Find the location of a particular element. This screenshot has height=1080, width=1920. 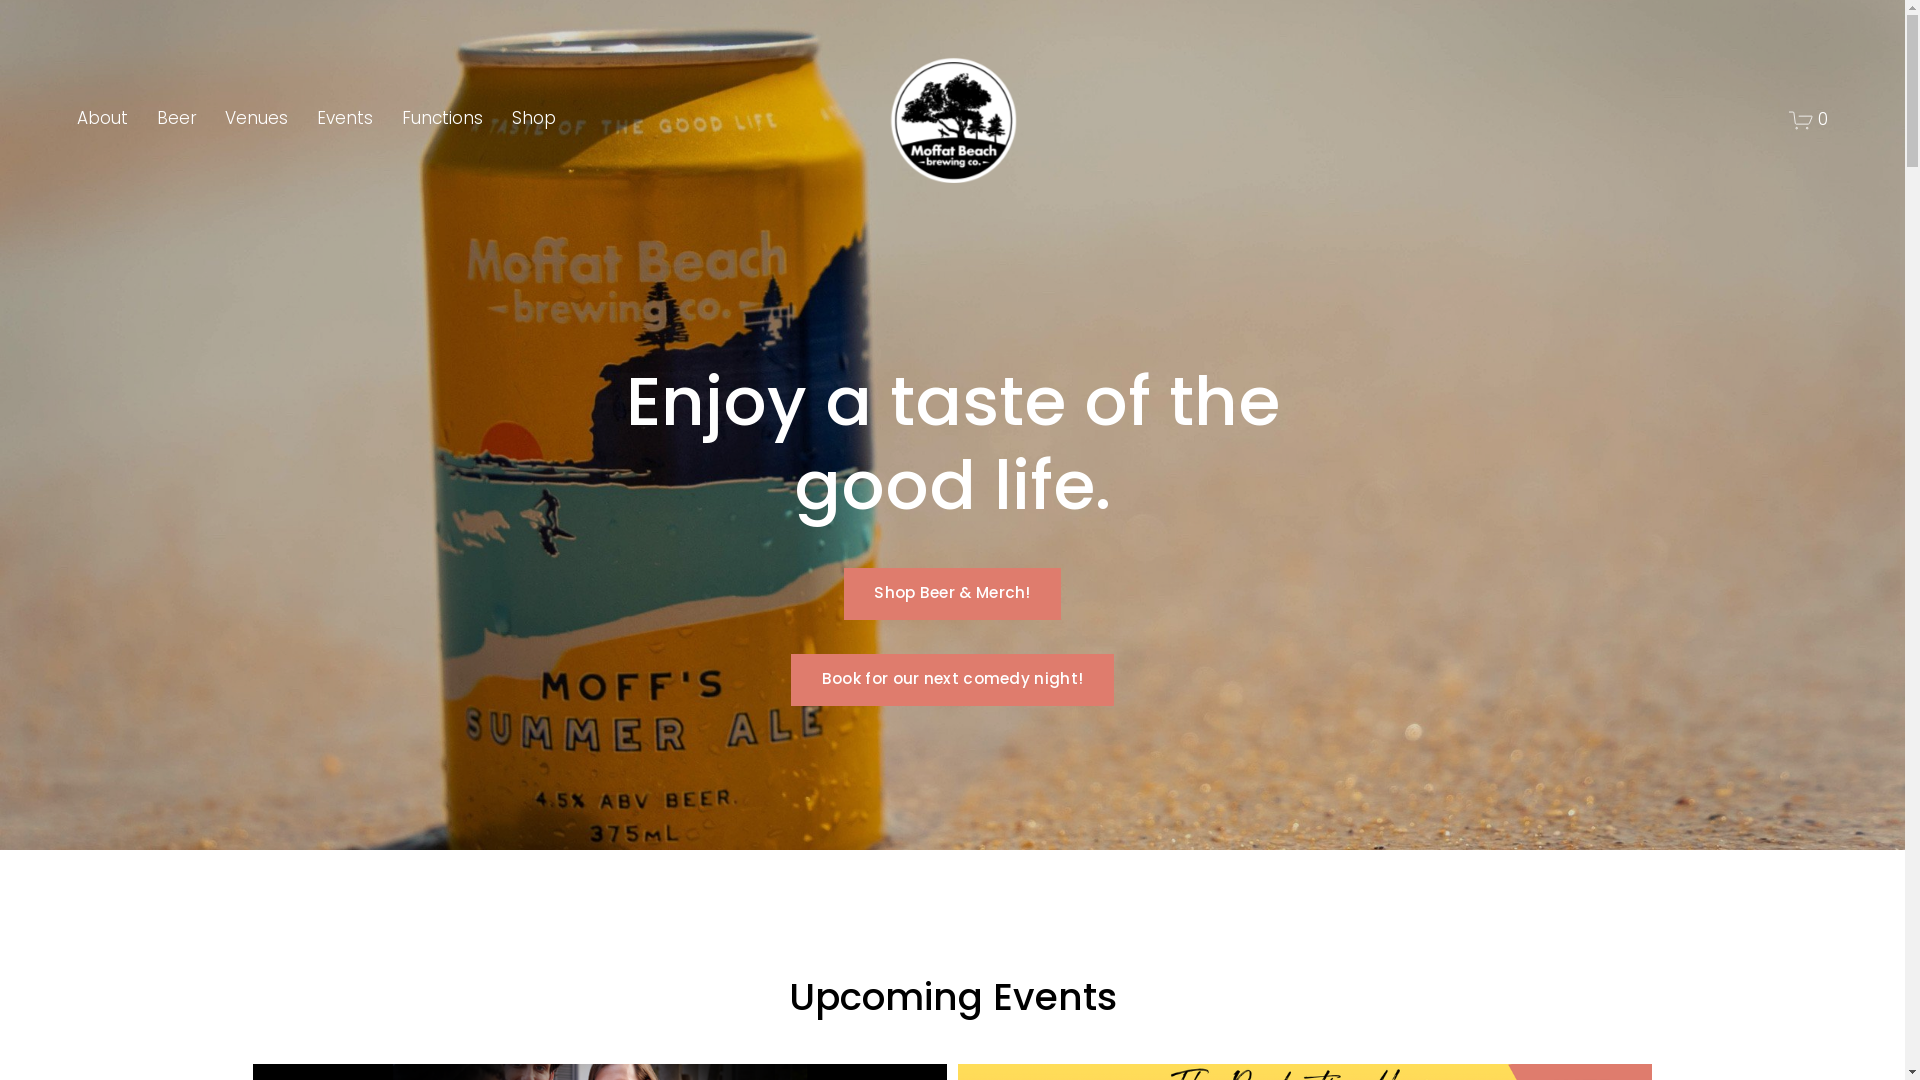

'0' is located at coordinates (1809, 120).